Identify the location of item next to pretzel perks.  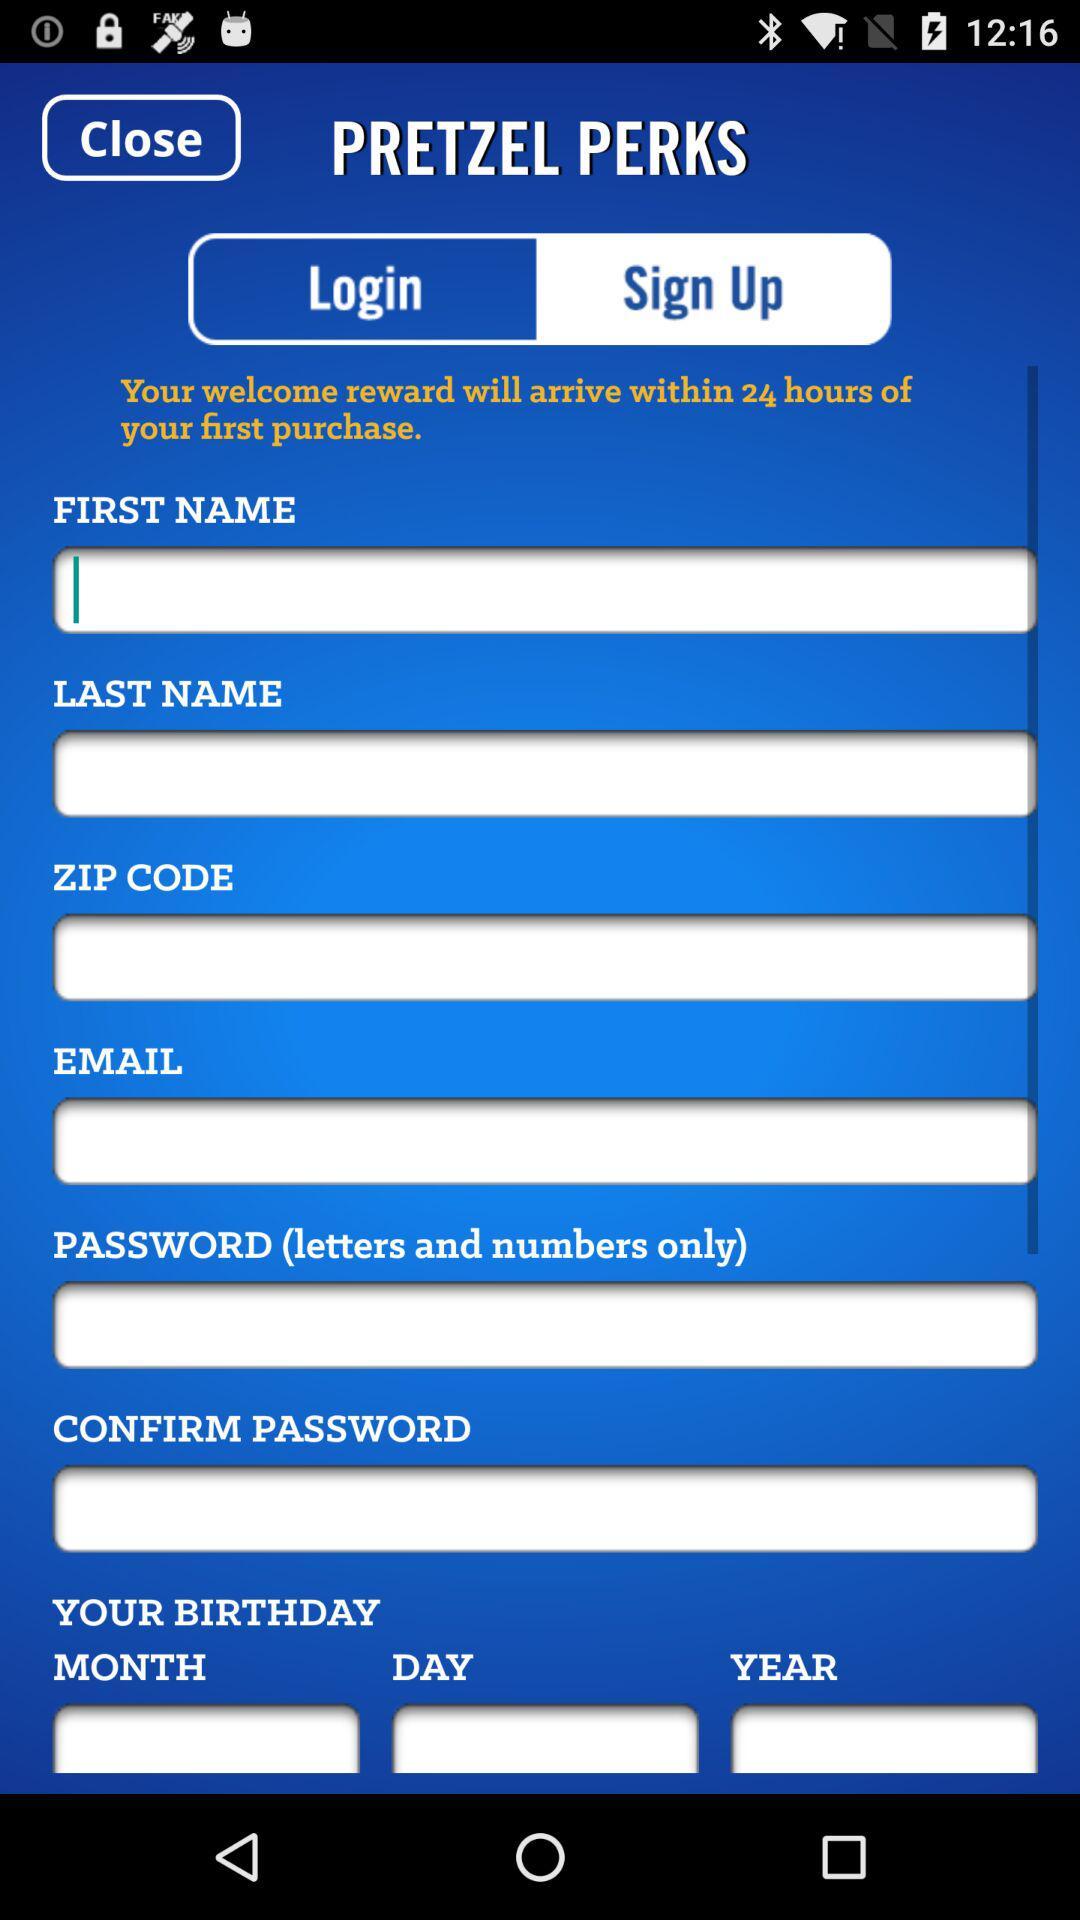
(140, 136).